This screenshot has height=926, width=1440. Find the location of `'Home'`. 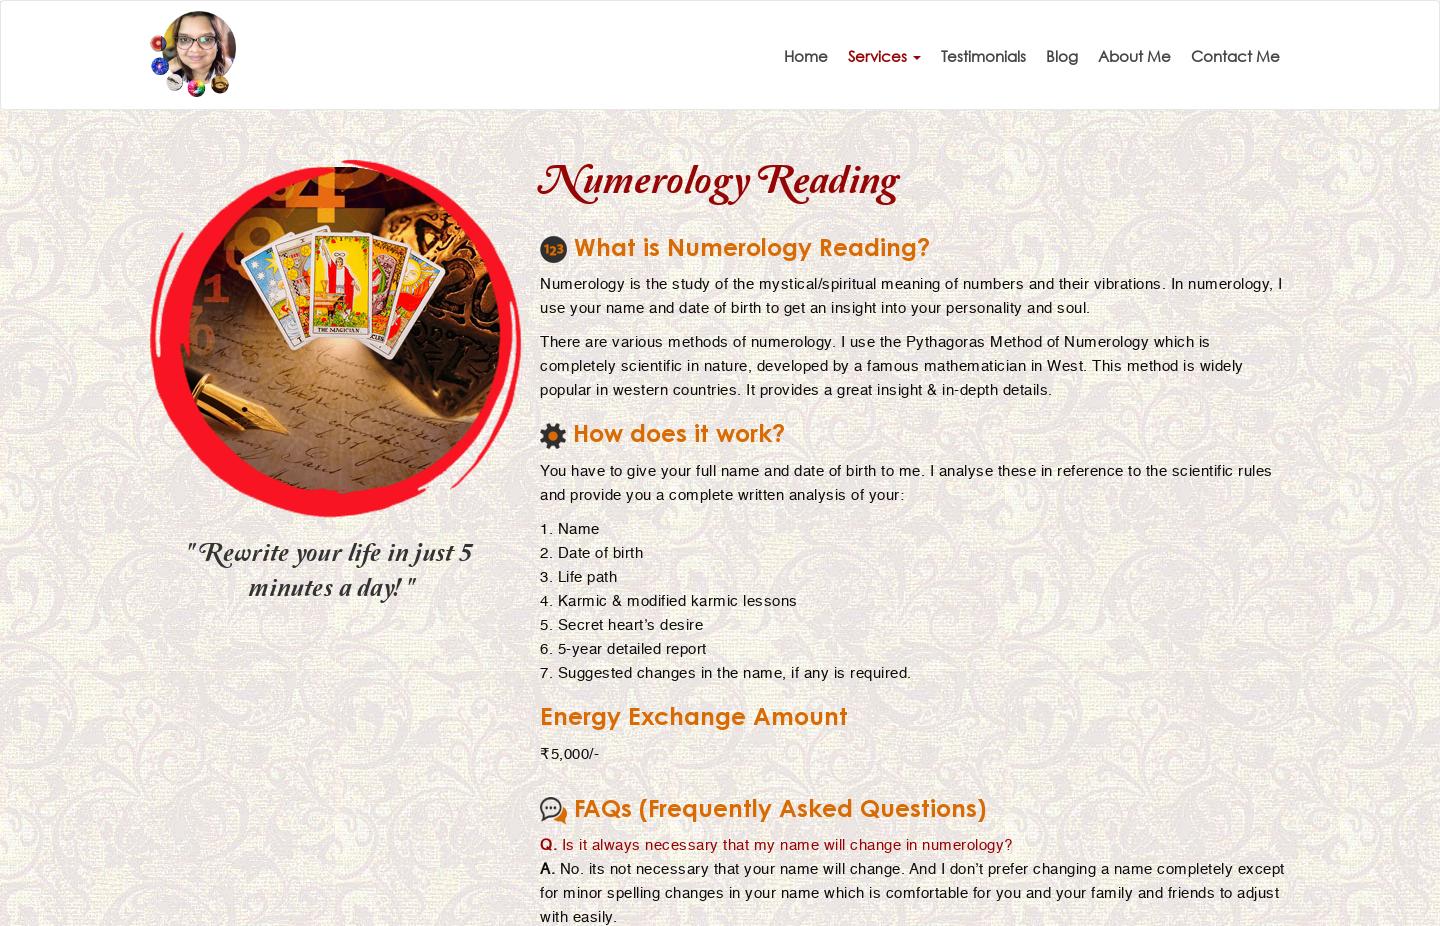

'Home' is located at coordinates (805, 55).